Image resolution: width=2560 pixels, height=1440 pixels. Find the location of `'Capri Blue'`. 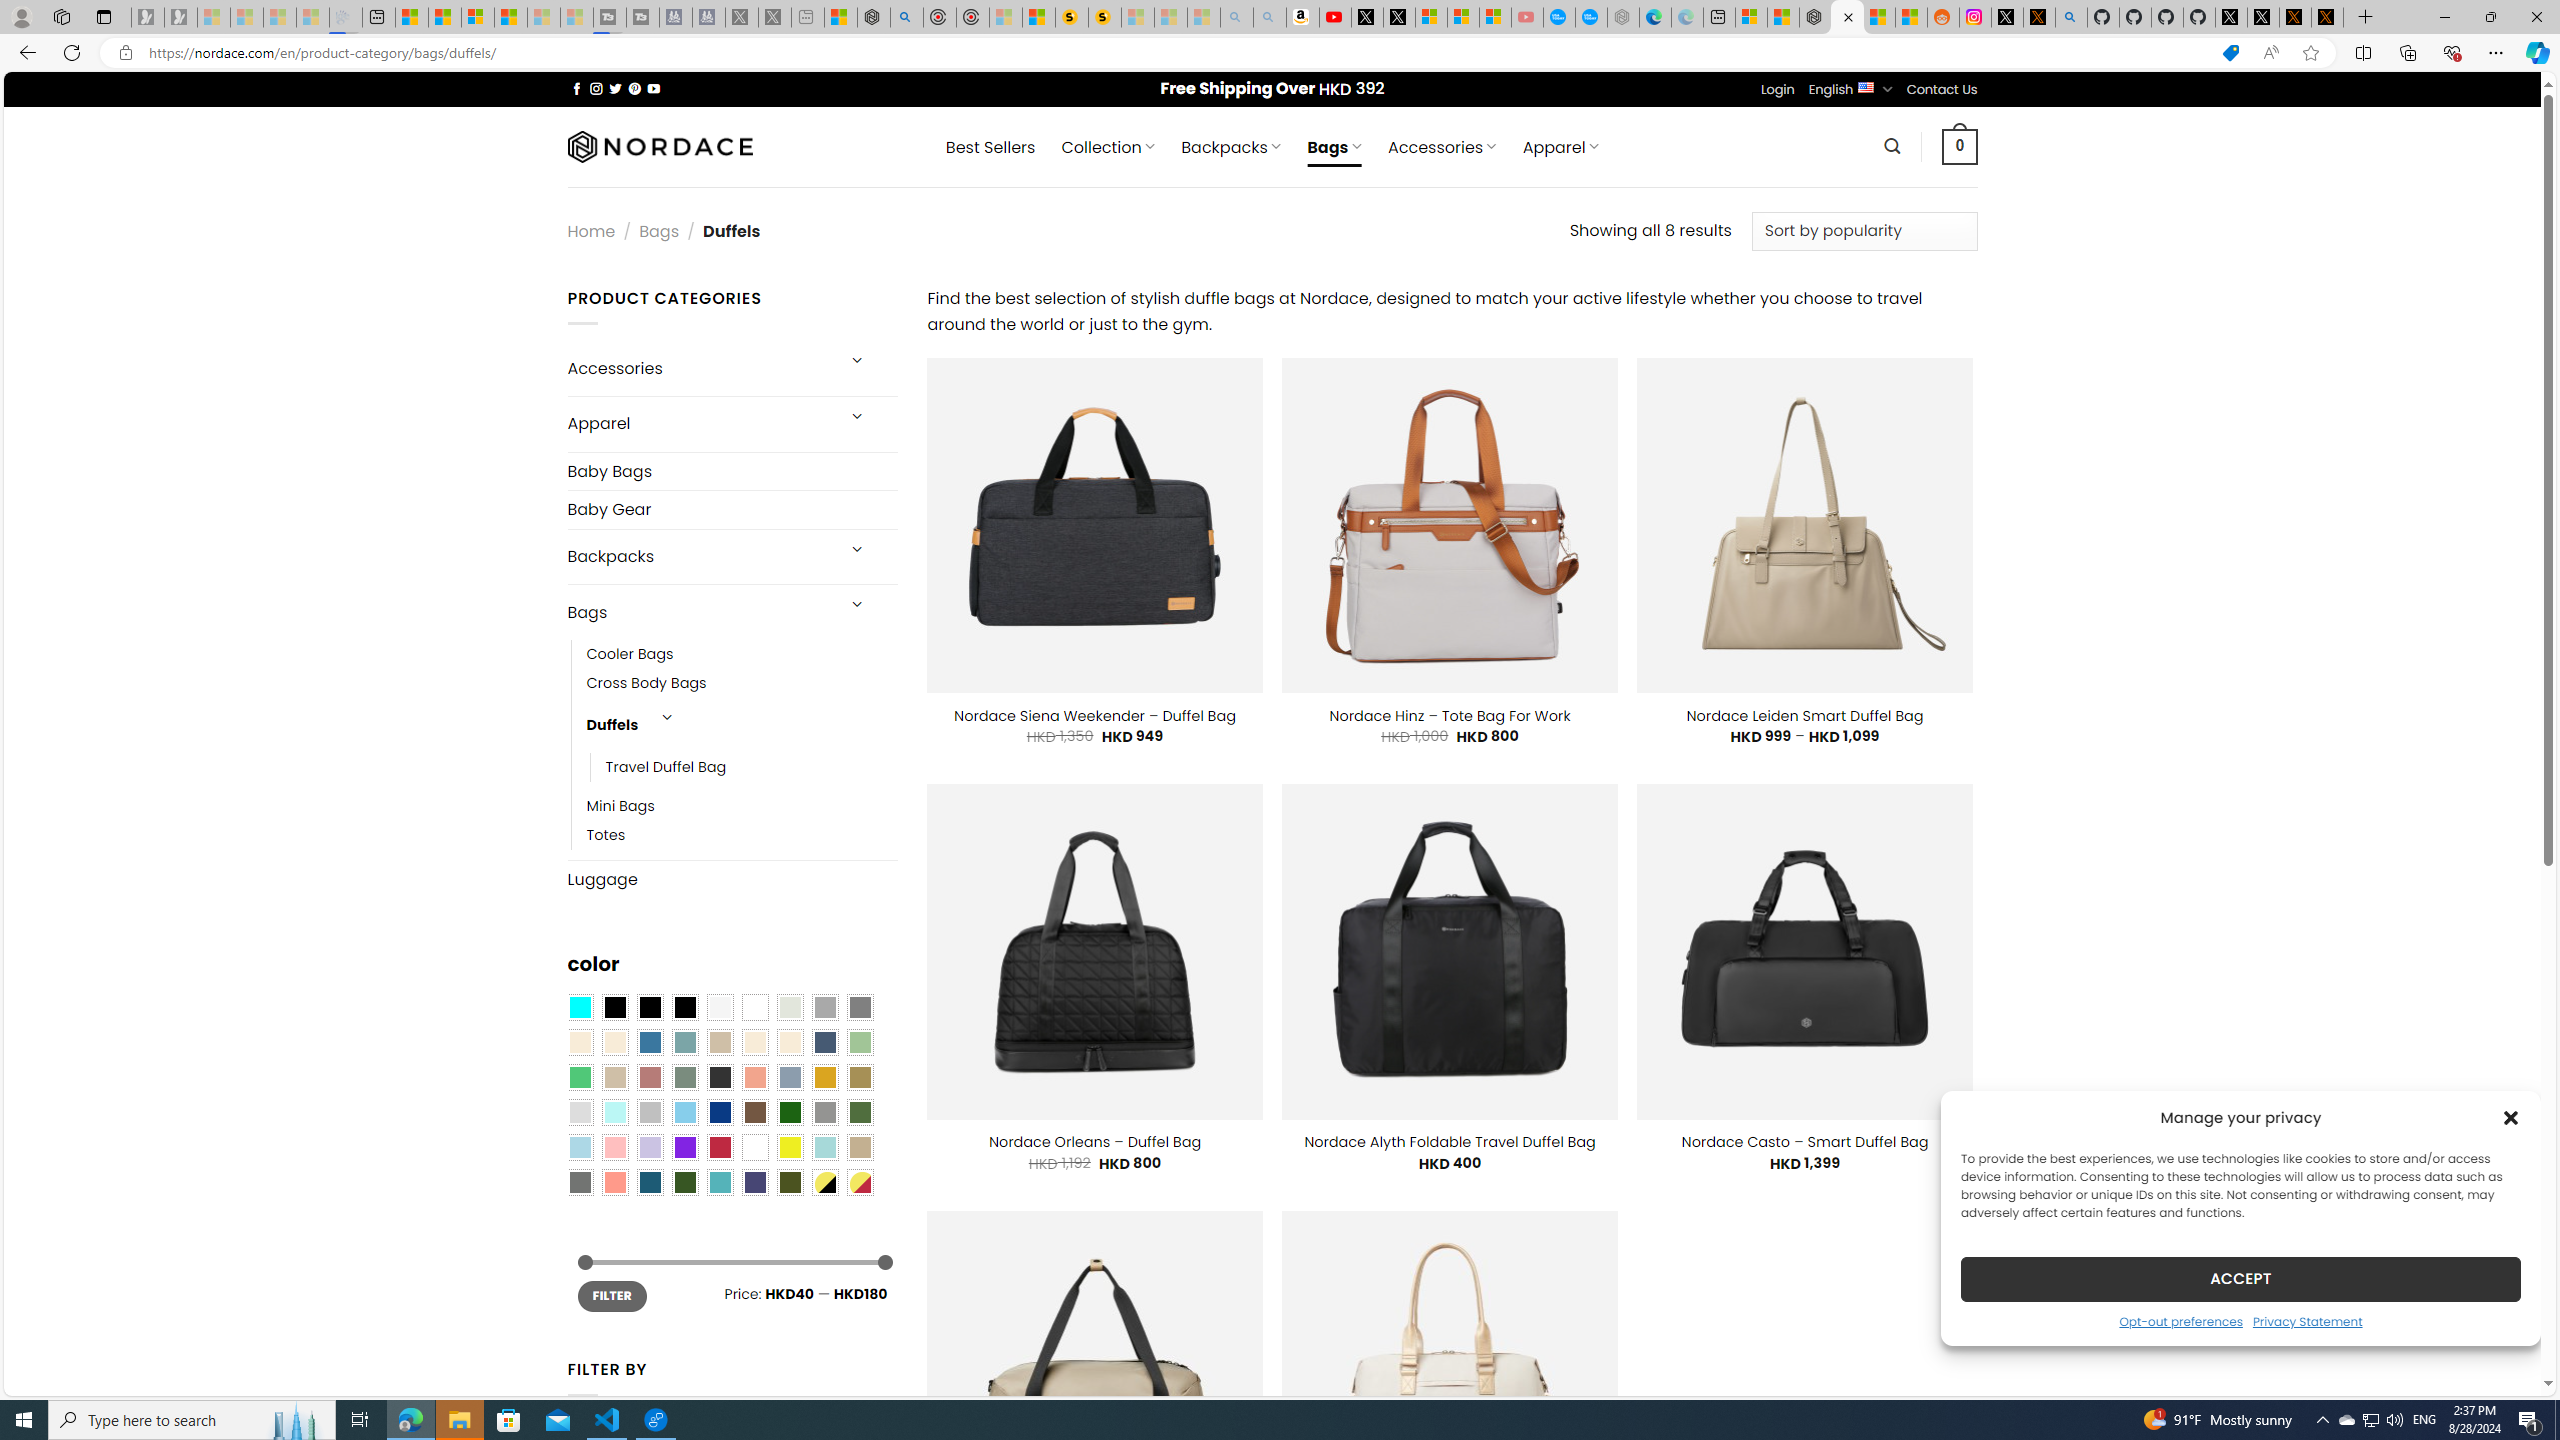

'Capri Blue' is located at coordinates (649, 1182).